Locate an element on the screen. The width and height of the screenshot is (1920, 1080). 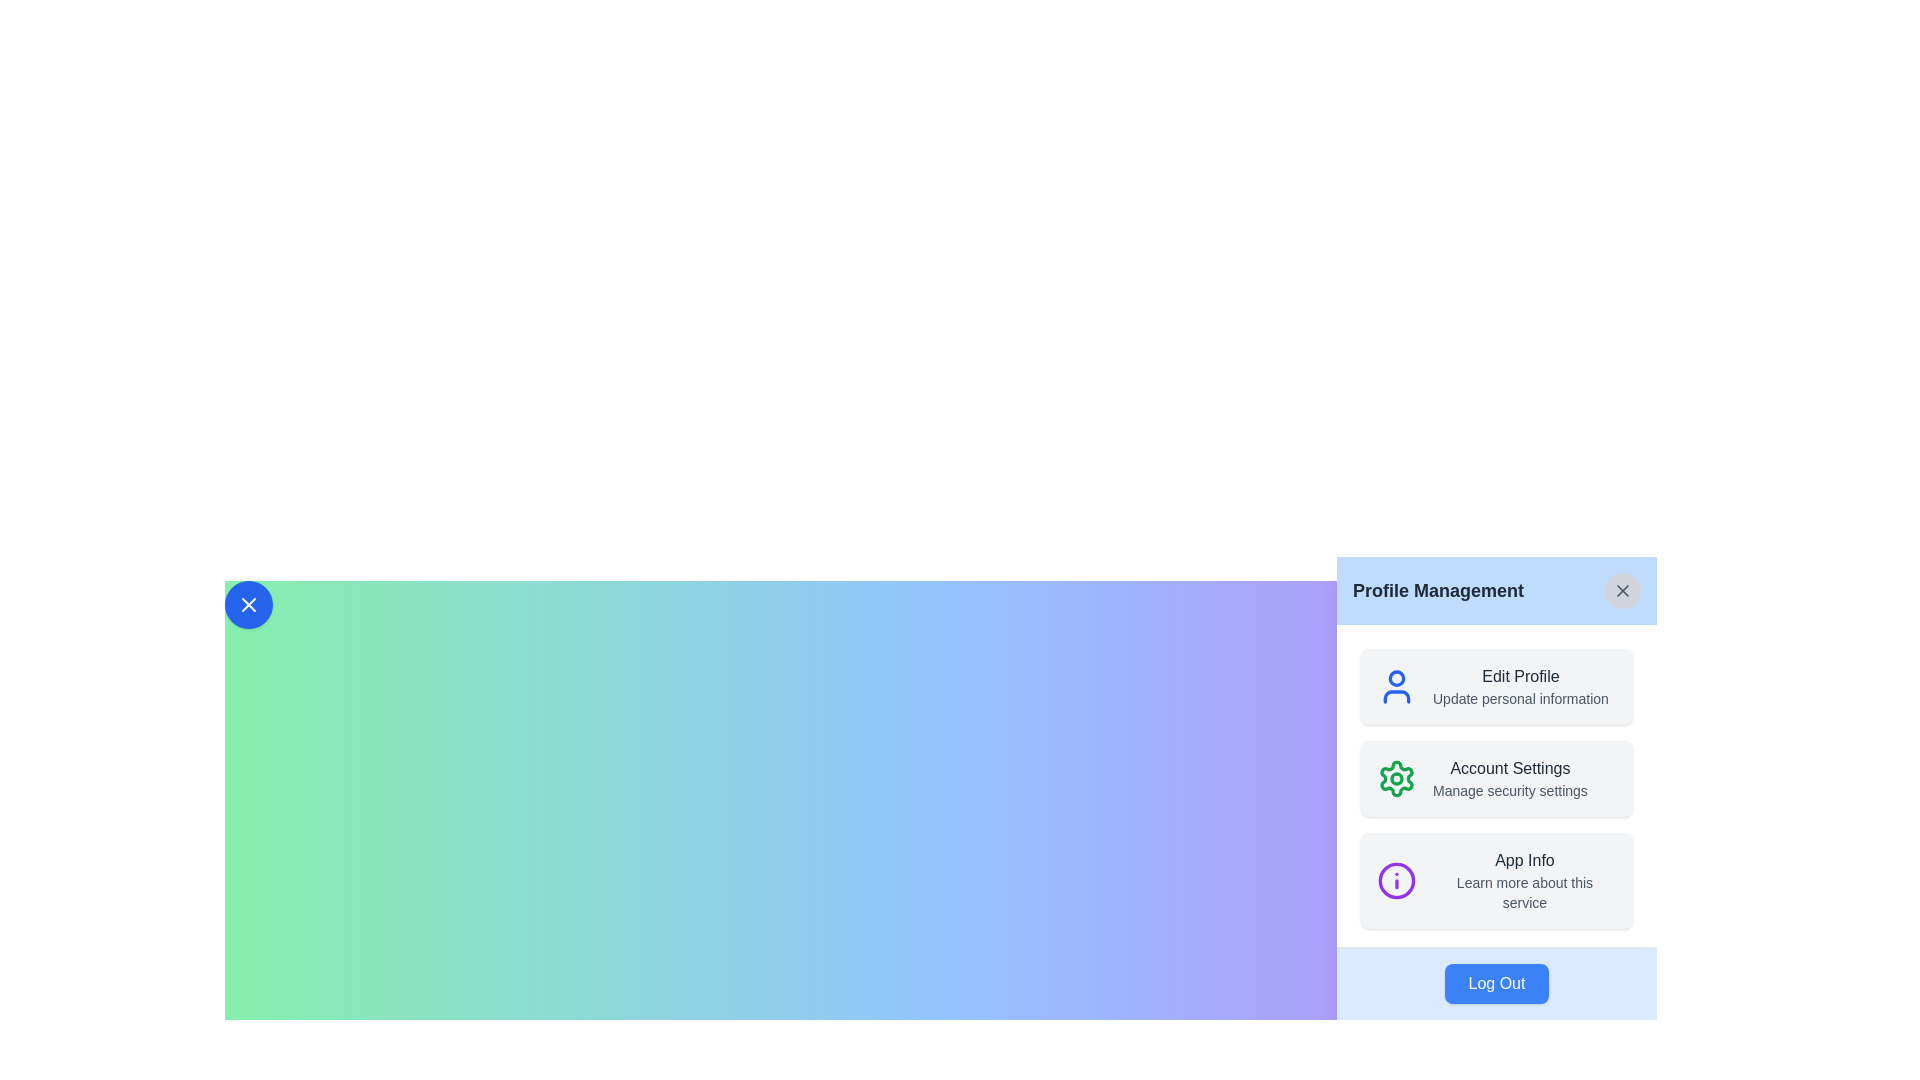
the descriptive text label below the 'Edit Profile' option in the 'Profile Management' panel is located at coordinates (1520, 697).